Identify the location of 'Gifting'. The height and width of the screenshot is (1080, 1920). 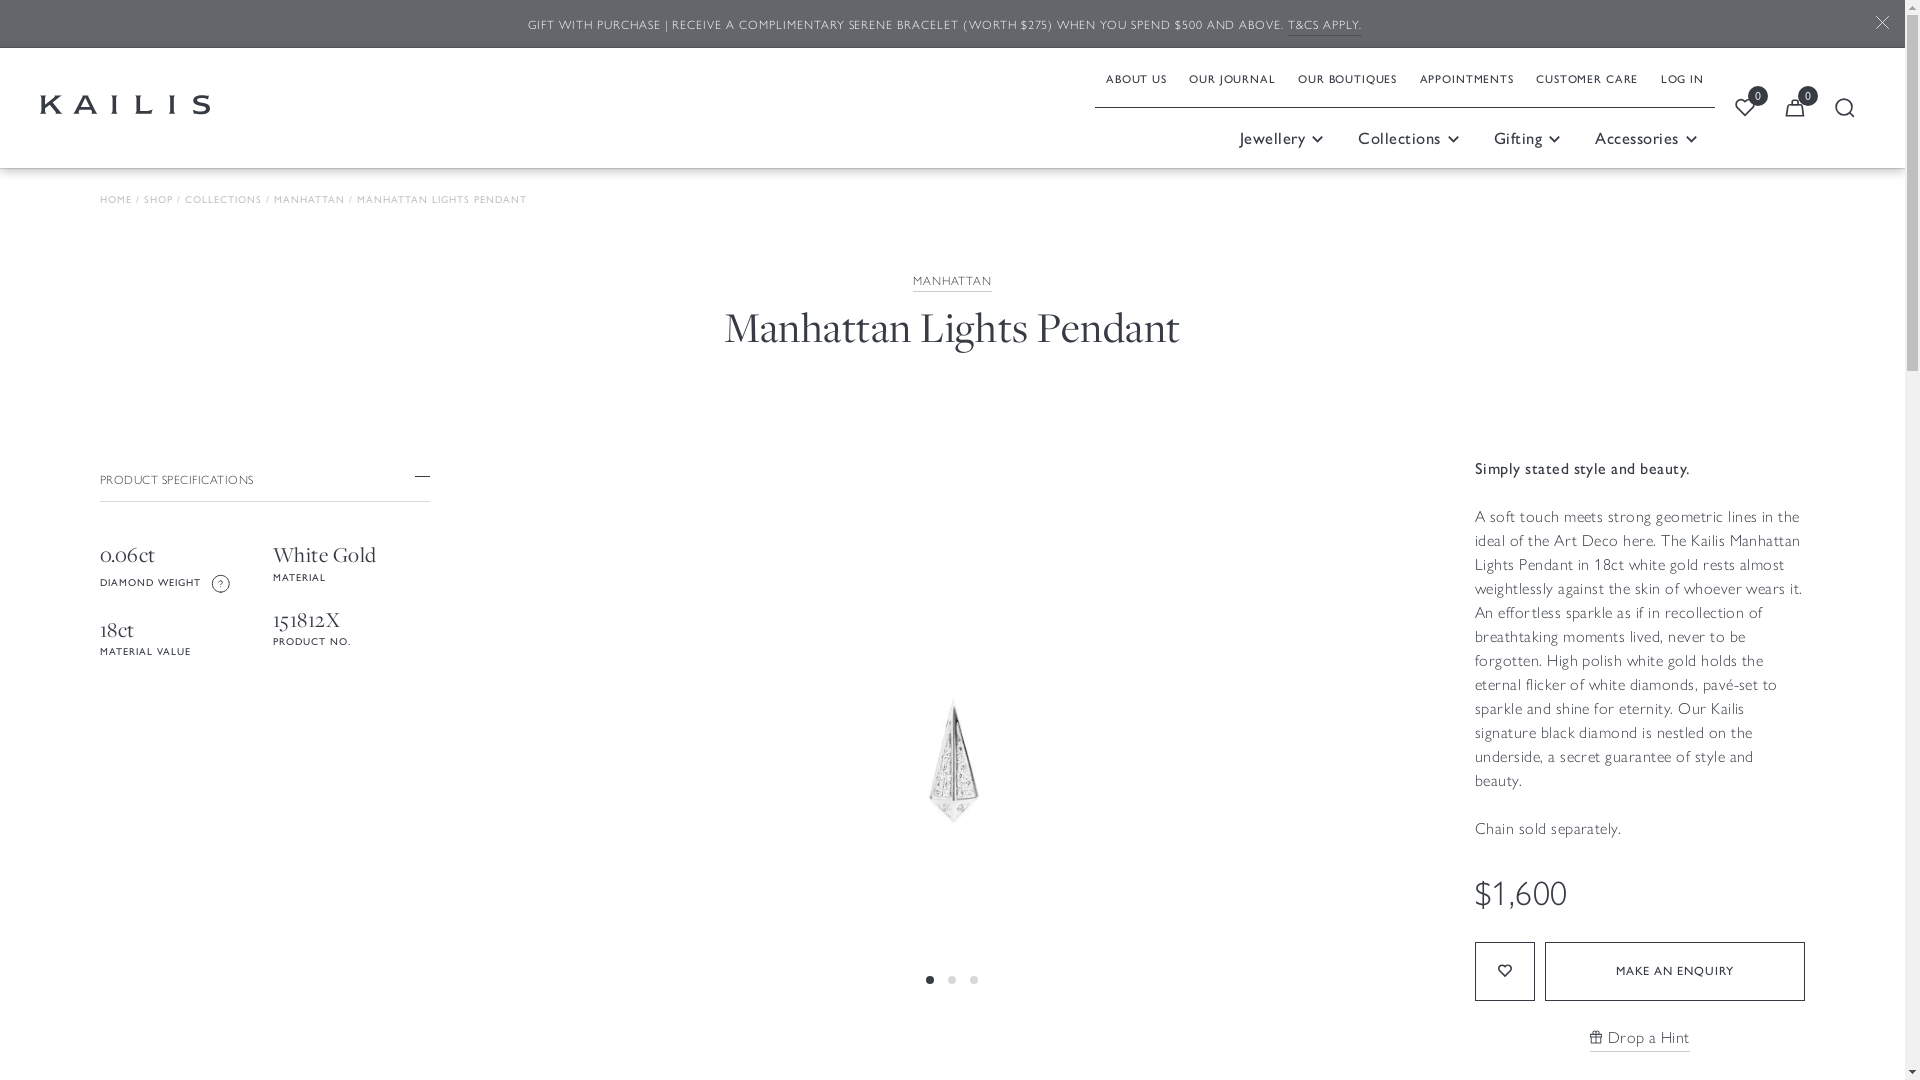
(1477, 137).